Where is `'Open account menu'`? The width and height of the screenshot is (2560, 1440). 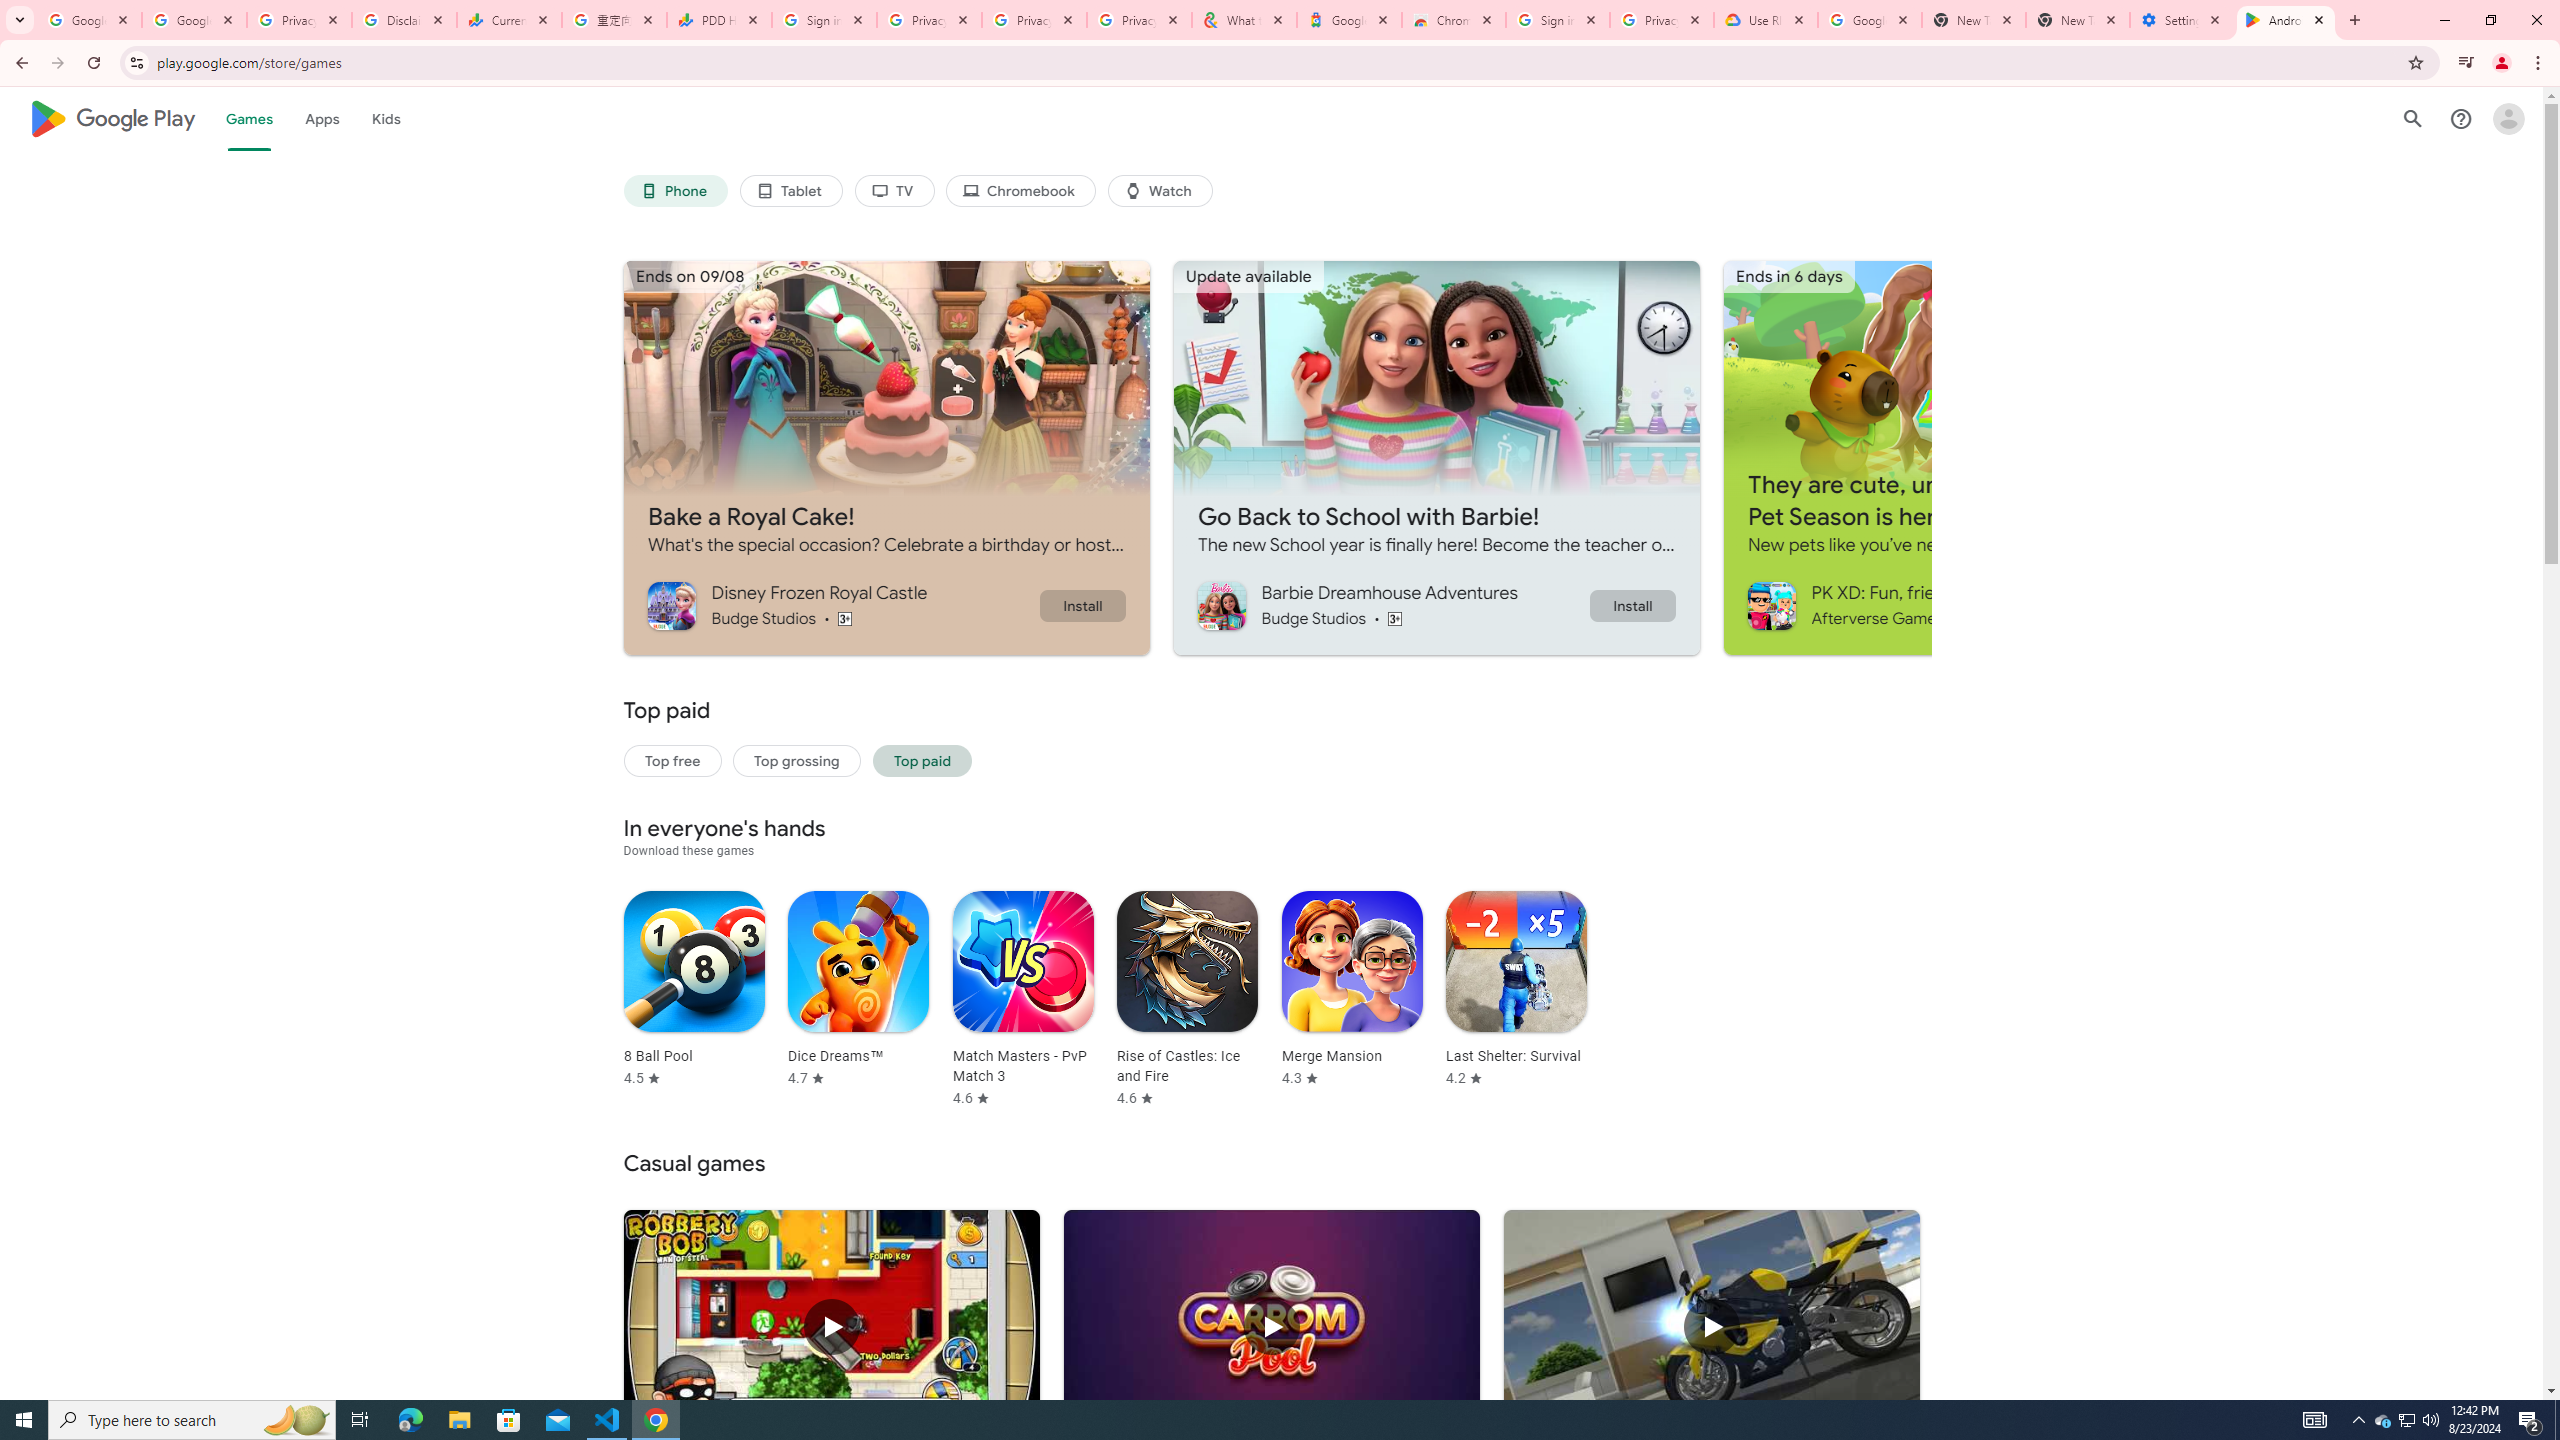 'Open account menu' is located at coordinates (2507, 118).